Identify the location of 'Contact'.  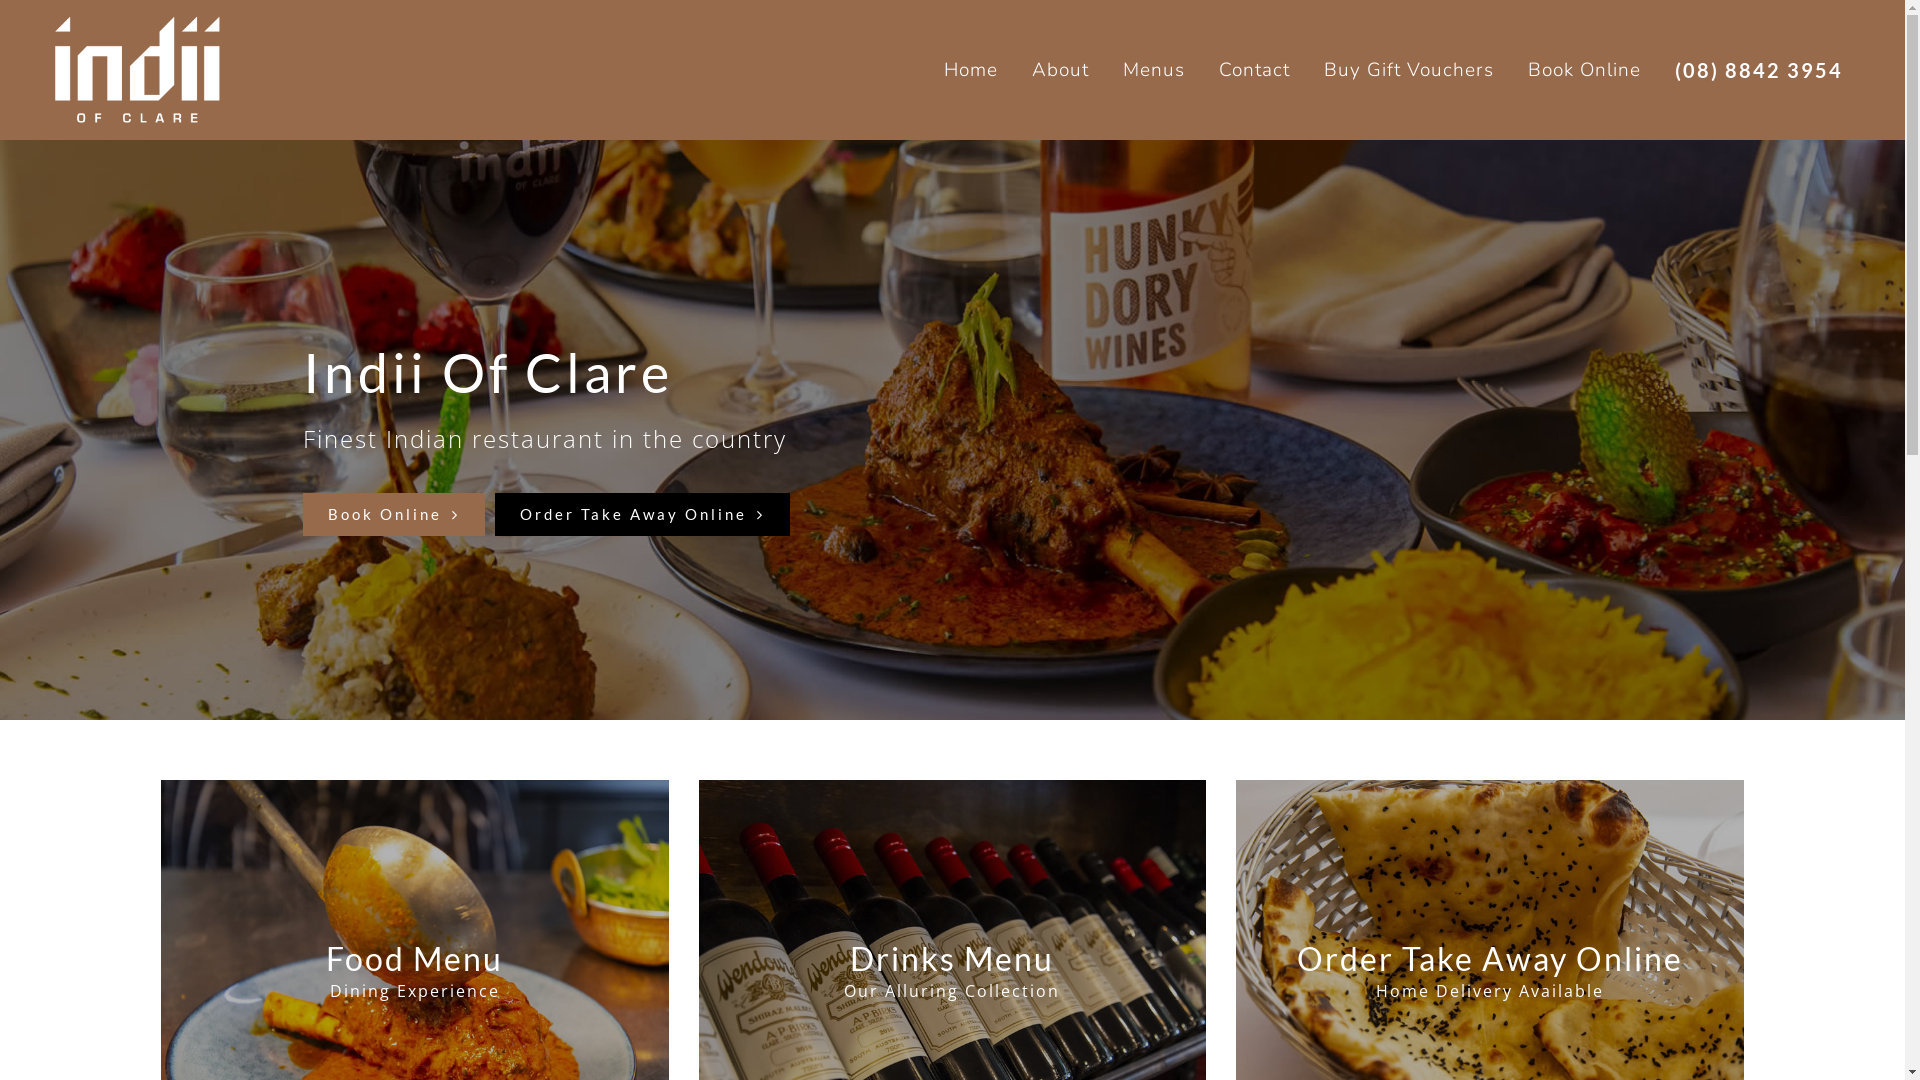
(1253, 68).